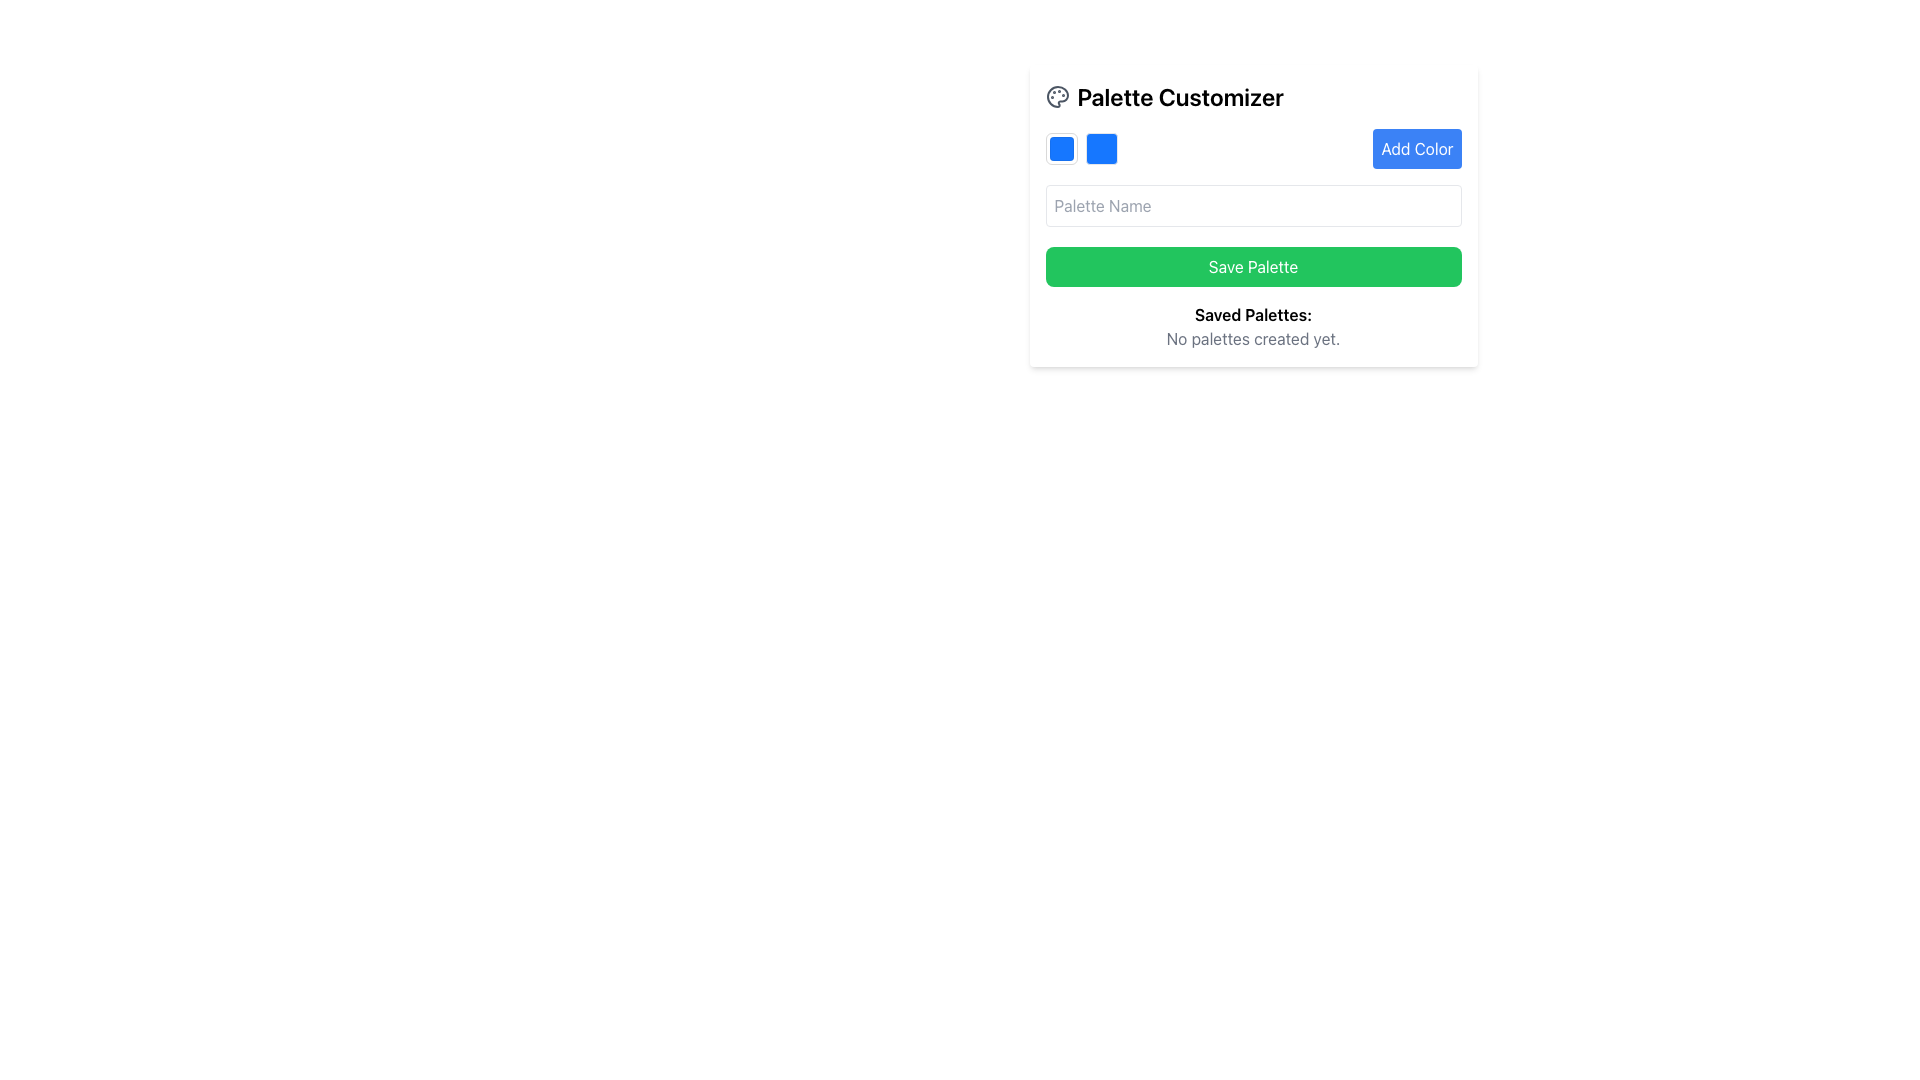 Image resolution: width=1920 pixels, height=1080 pixels. I want to click on text content of the 'Saved Palettes' section header label, which indicates that no palettes have been created yet, so click(1252, 315).